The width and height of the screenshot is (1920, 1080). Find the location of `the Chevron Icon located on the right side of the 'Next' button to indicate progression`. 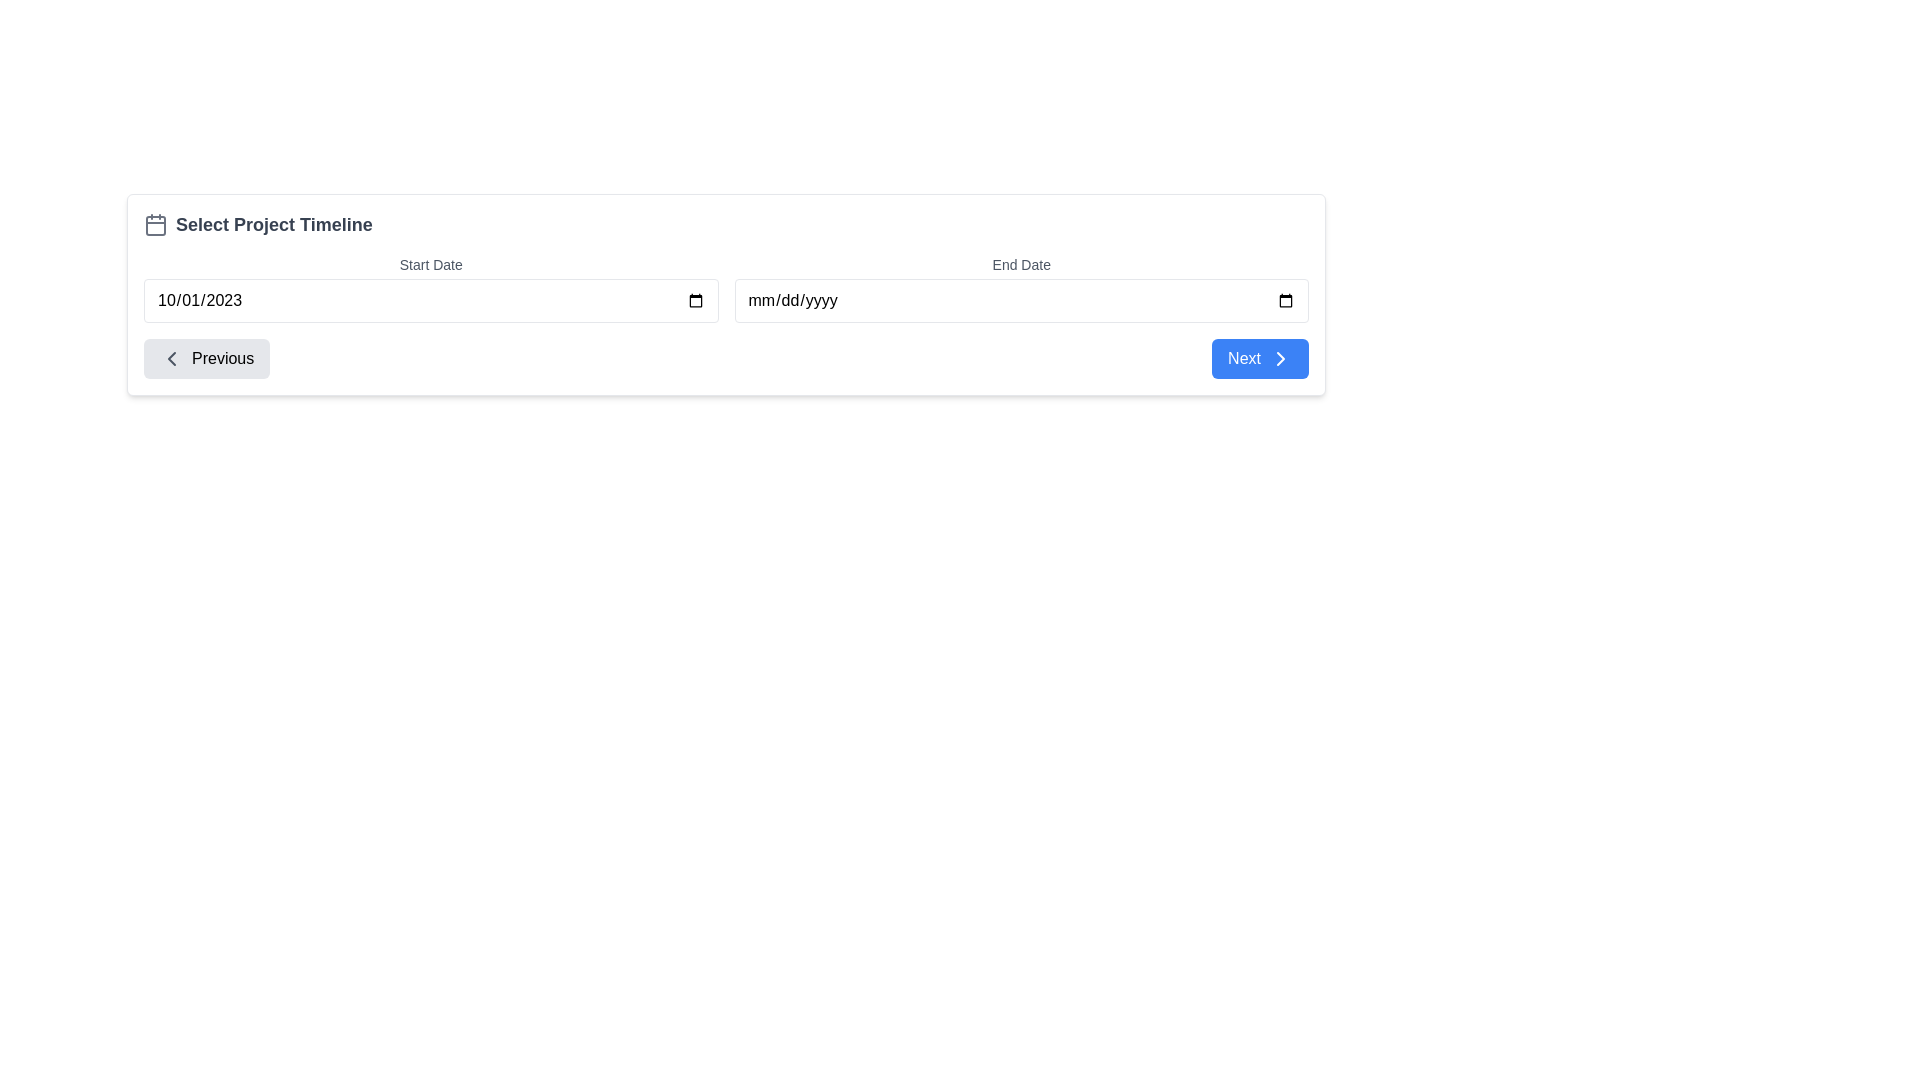

the Chevron Icon located on the right side of the 'Next' button to indicate progression is located at coordinates (1281, 357).